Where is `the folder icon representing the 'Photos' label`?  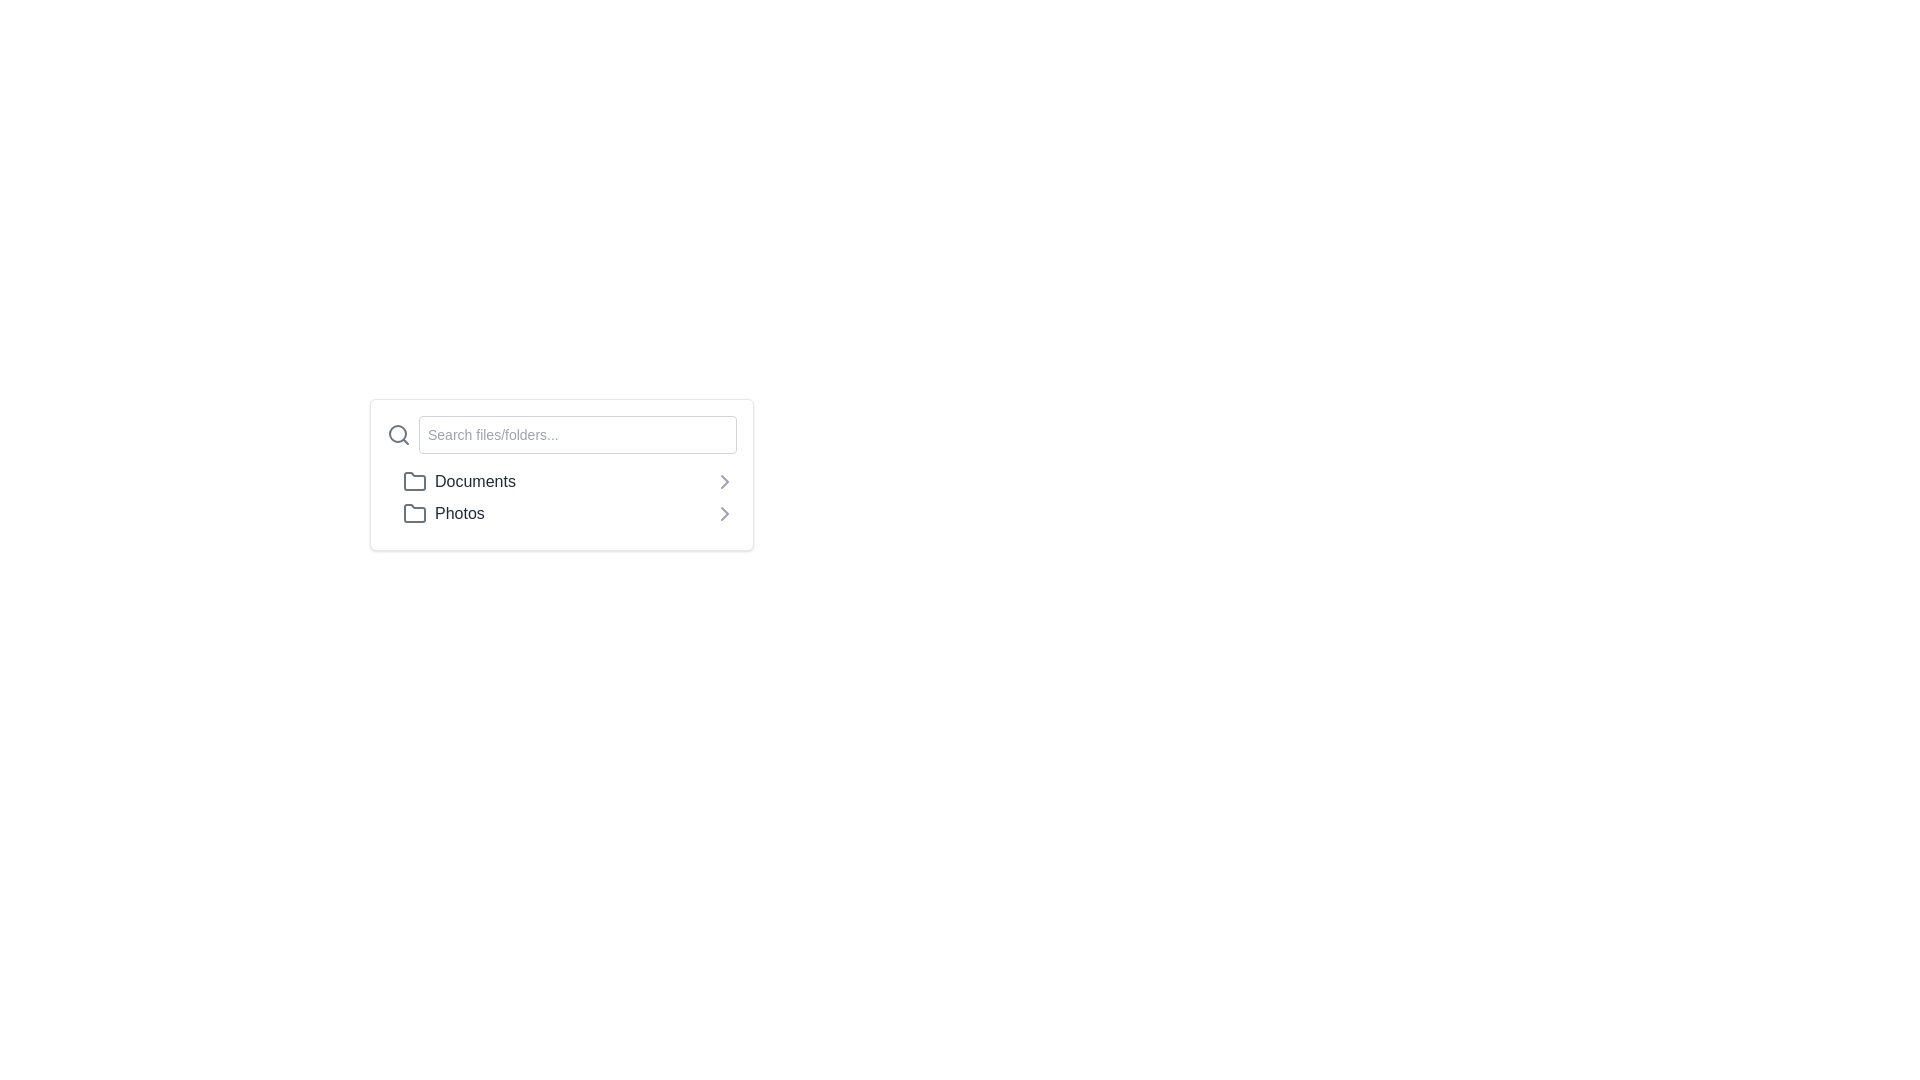 the folder icon representing the 'Photos' label is located at coordinates (413, 512).